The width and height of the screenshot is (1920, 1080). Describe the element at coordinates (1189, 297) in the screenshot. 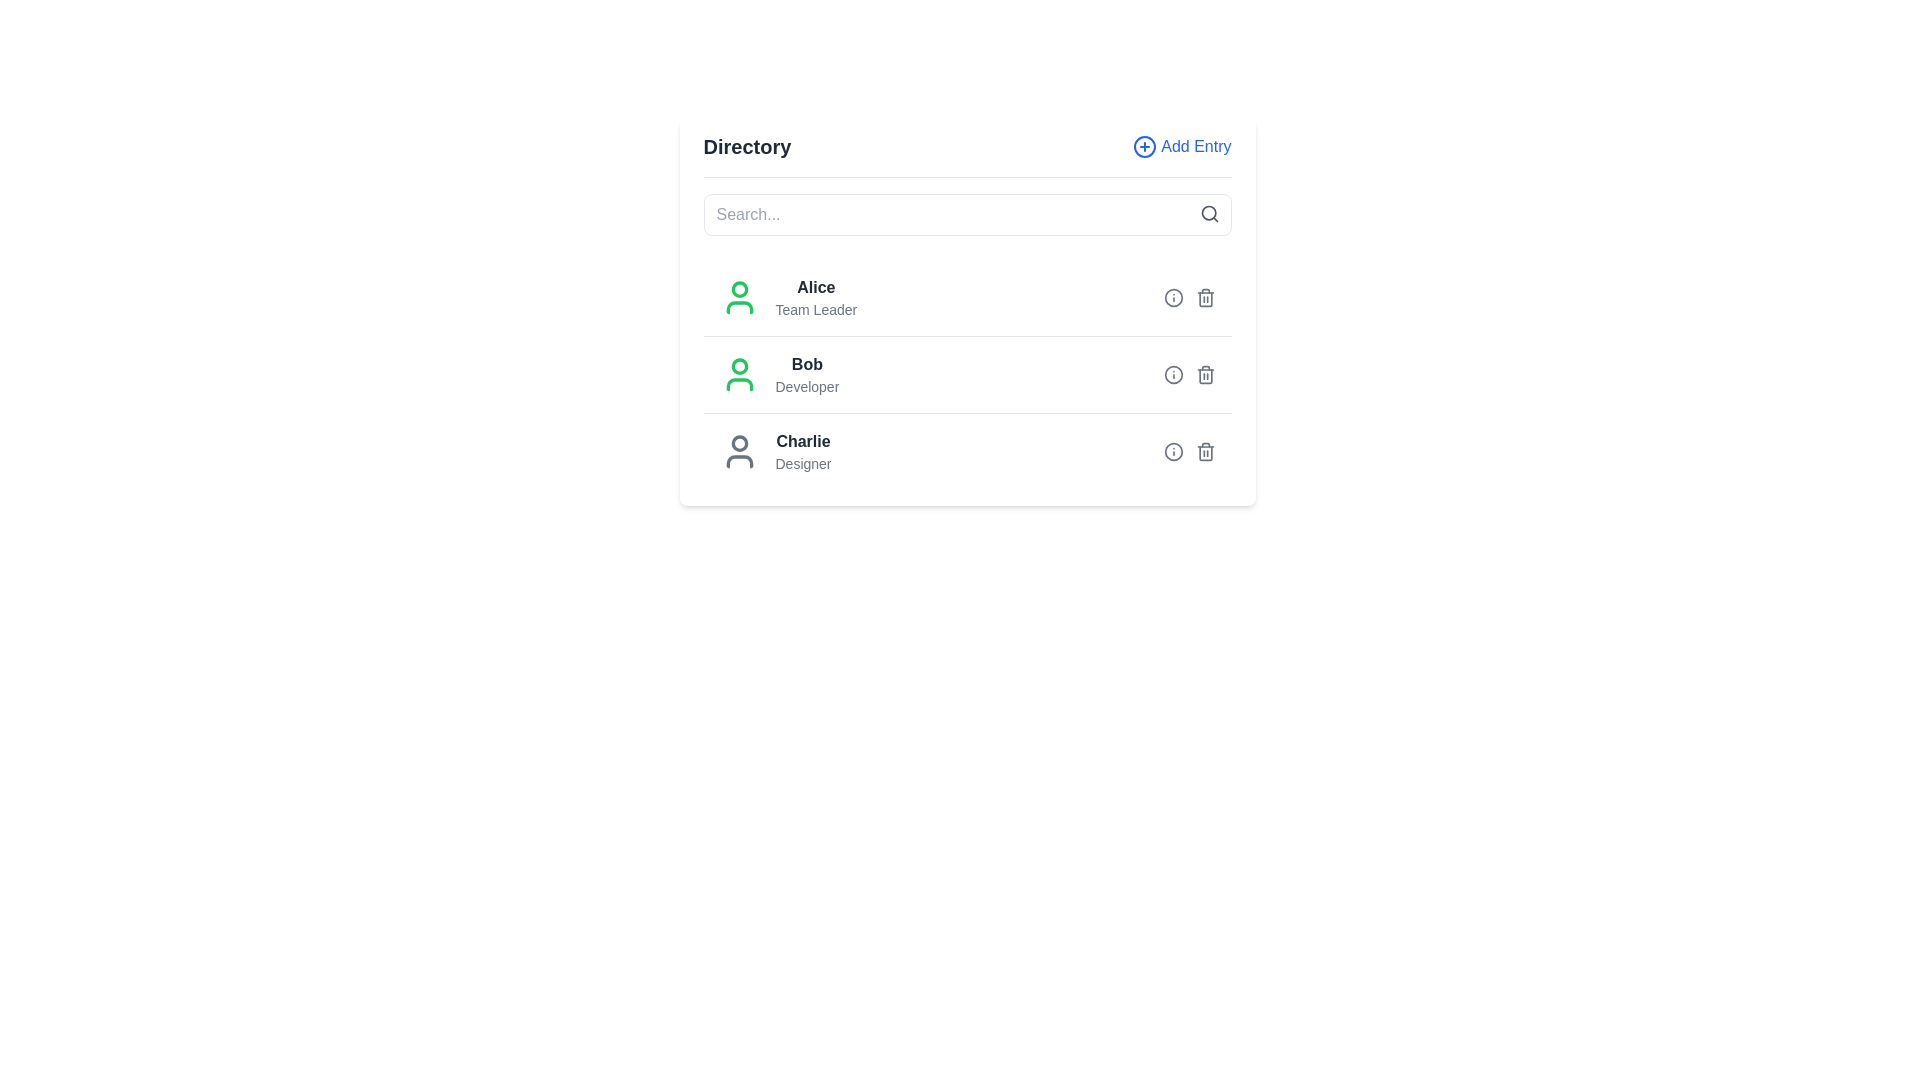

I see `the information icon located in the top entry row of the directory list next to 'Alice Team Leader'` at that location.